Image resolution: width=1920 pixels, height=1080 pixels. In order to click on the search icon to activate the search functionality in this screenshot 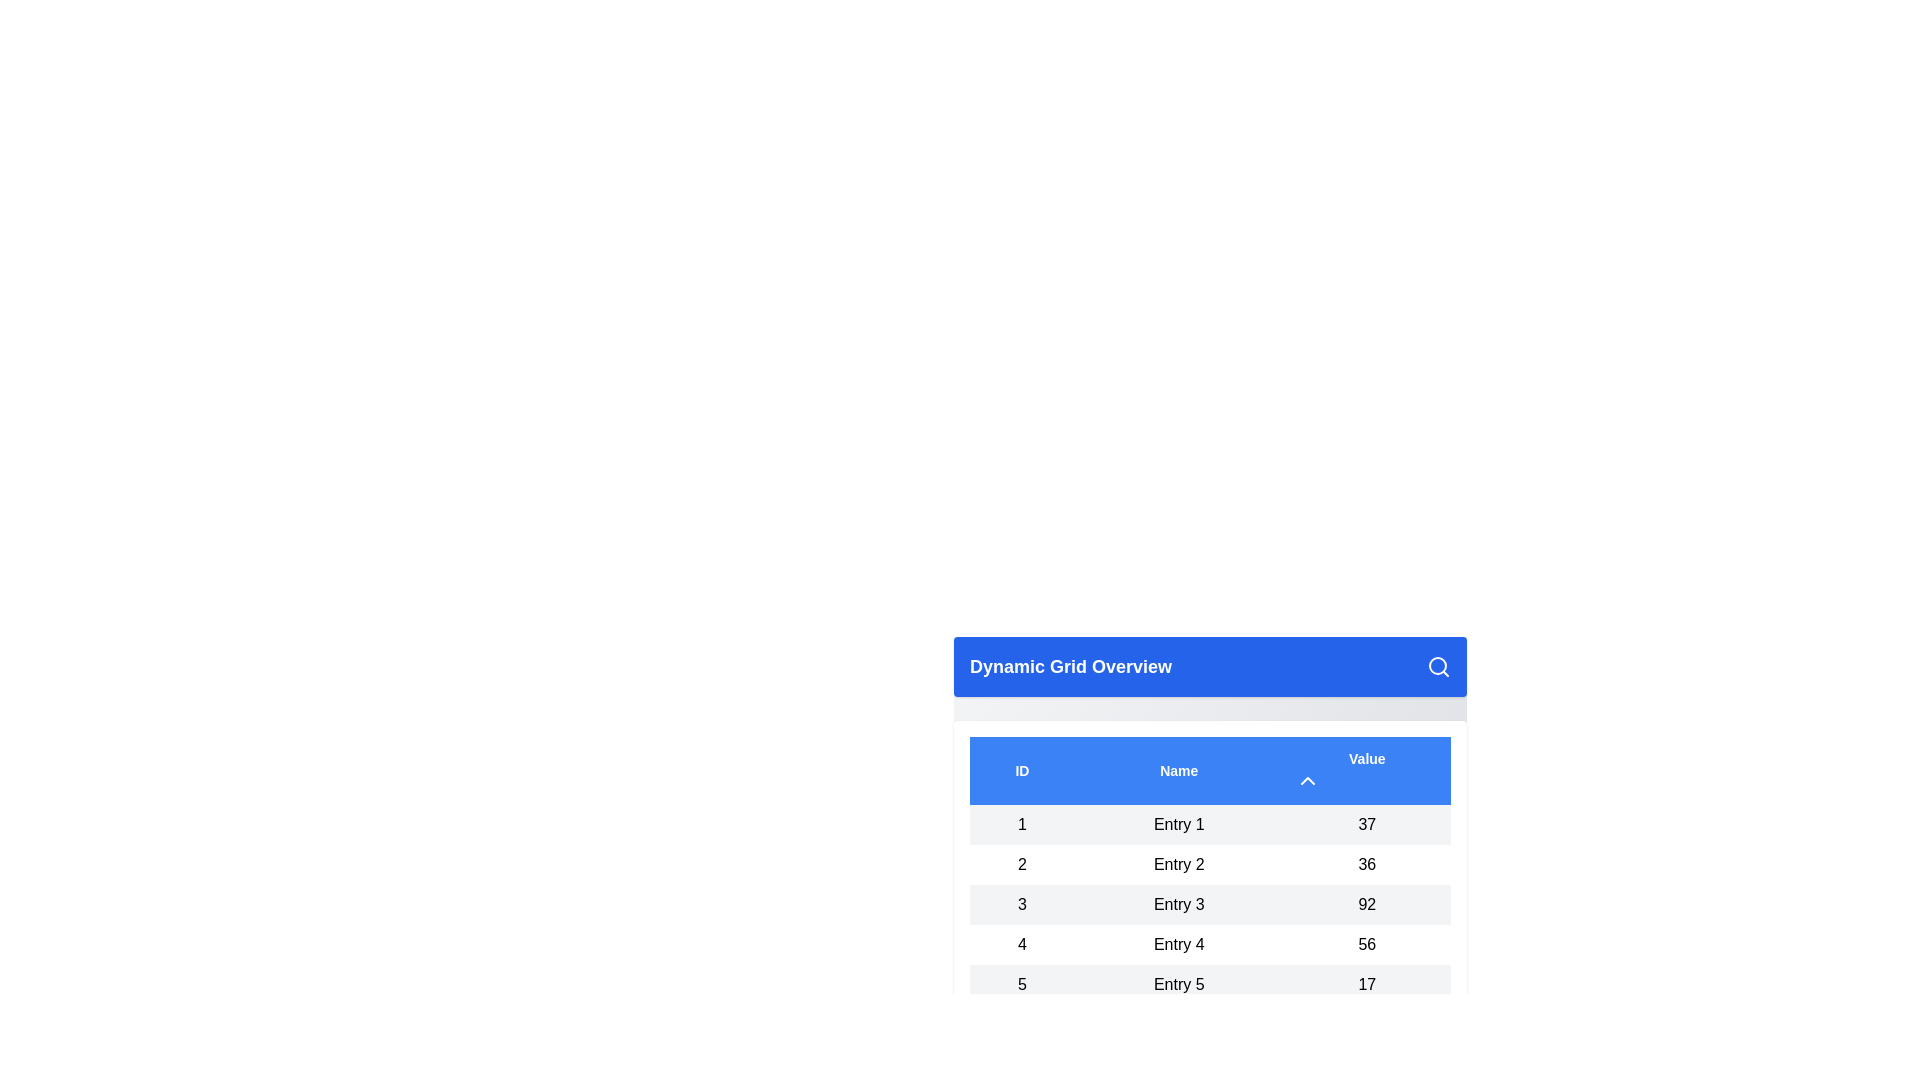, I will do `click(1438, 667)`.